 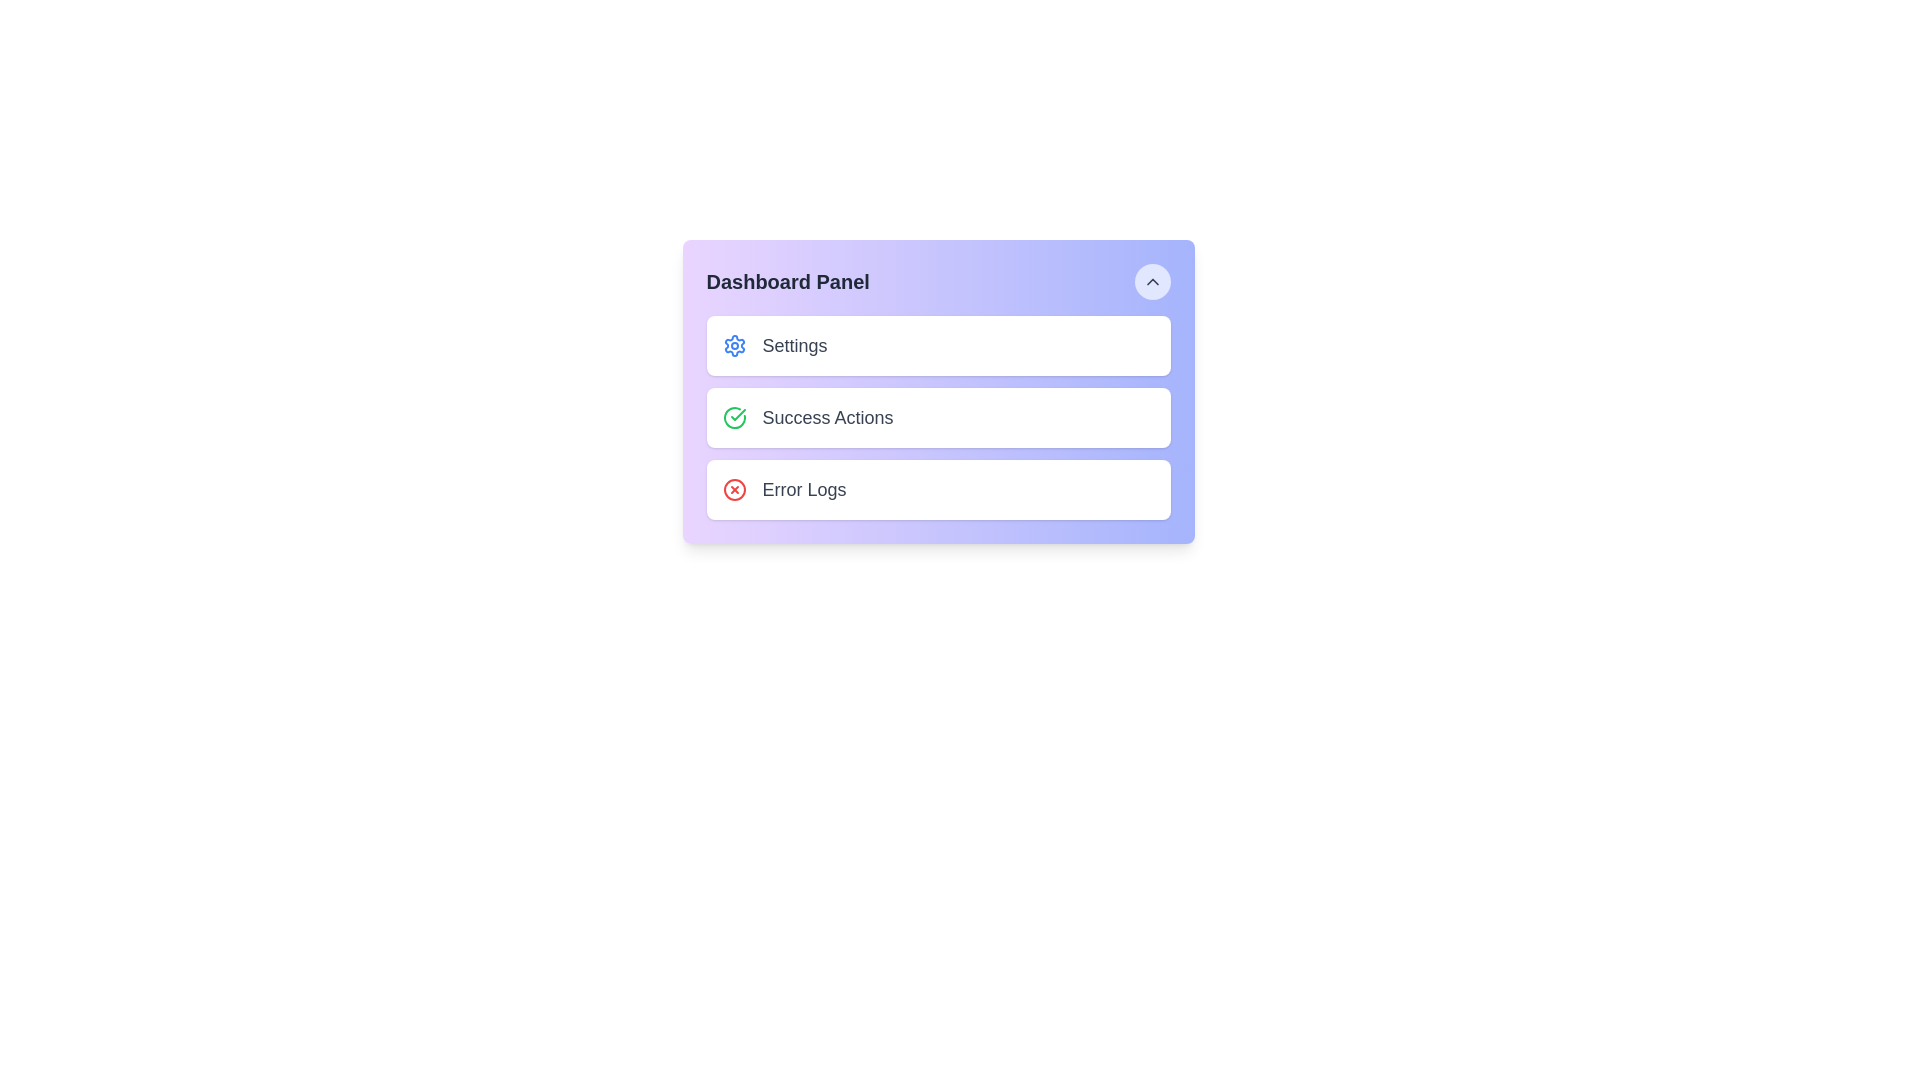 What do you see at coordinates (937, 489) in the screenshot?
I see `the third item in the vertically stacked list that provides access to the error logs section` at bounding box center [937, 489].